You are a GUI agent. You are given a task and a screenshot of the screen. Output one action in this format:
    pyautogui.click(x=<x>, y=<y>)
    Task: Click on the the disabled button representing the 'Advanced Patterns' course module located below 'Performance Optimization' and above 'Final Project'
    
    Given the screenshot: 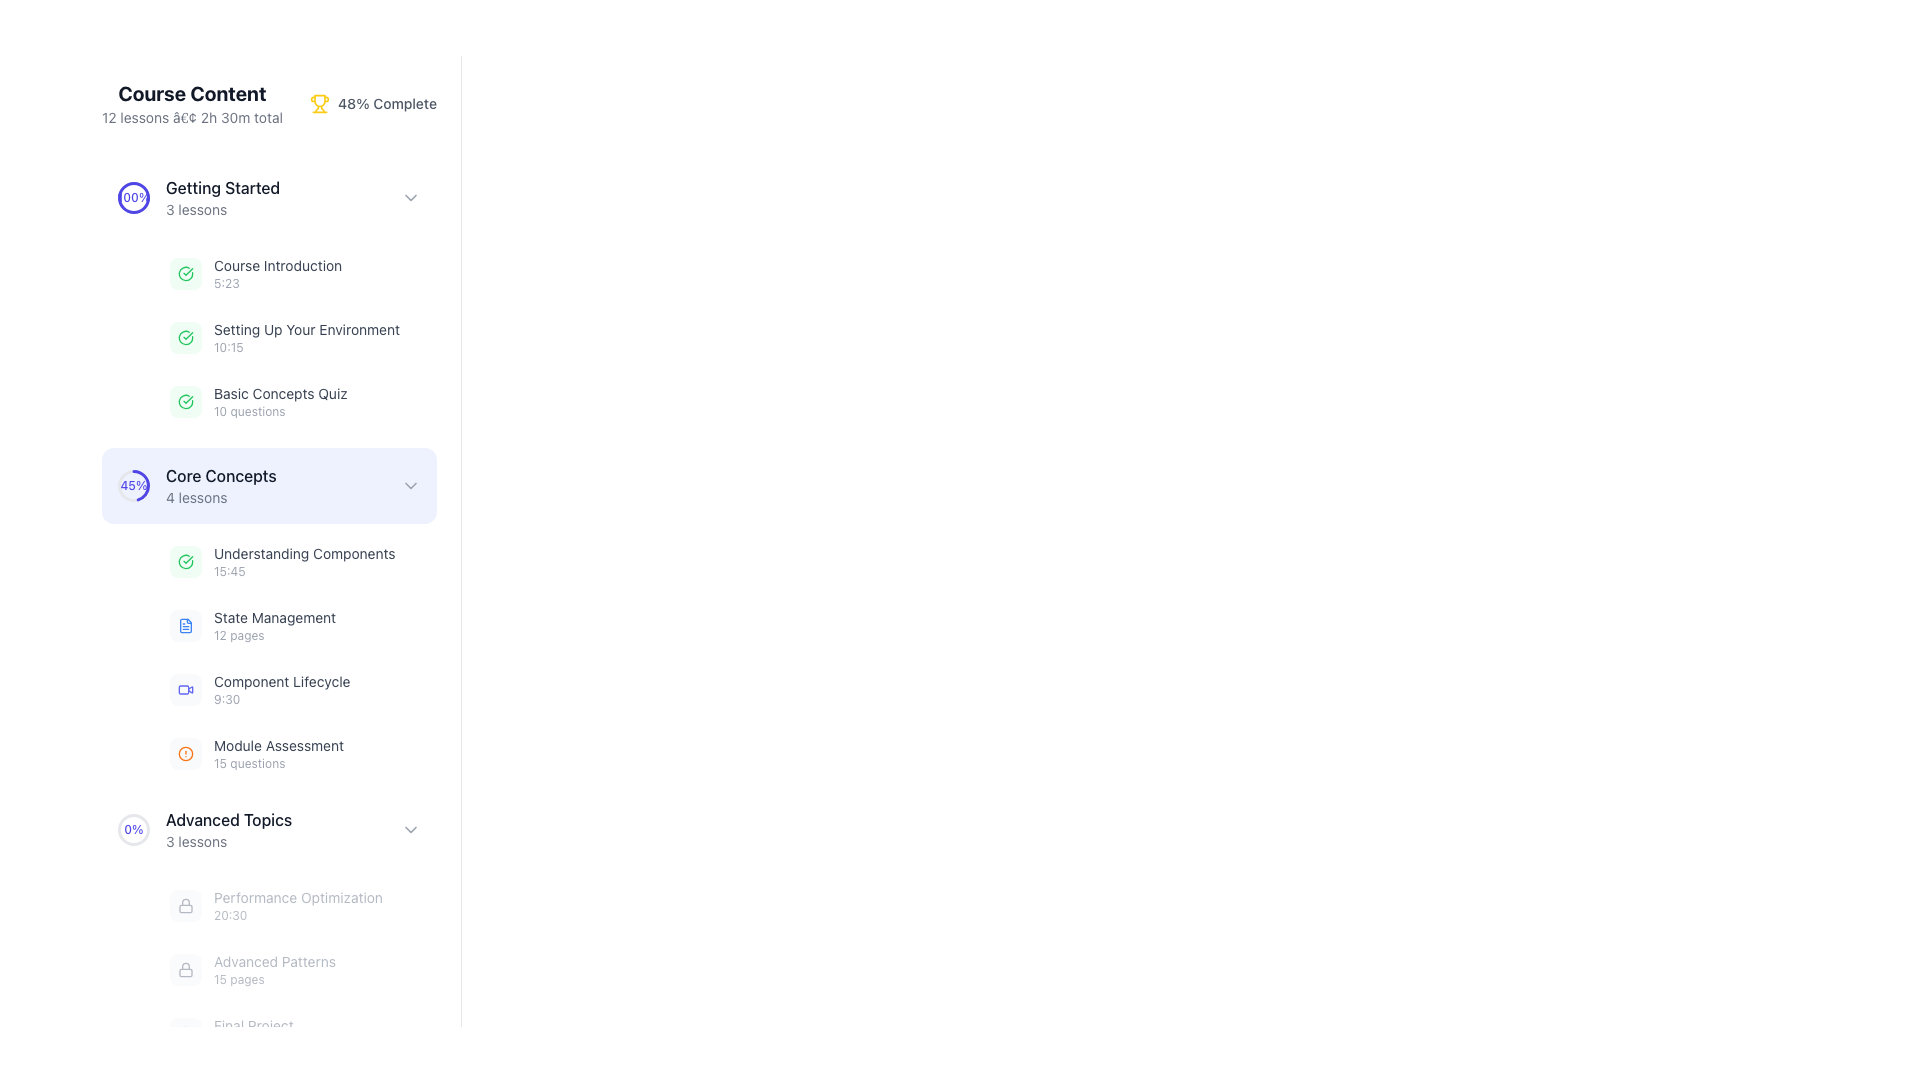 What is the action you would take?
    pyautogui.click(x=296, y=968)
    